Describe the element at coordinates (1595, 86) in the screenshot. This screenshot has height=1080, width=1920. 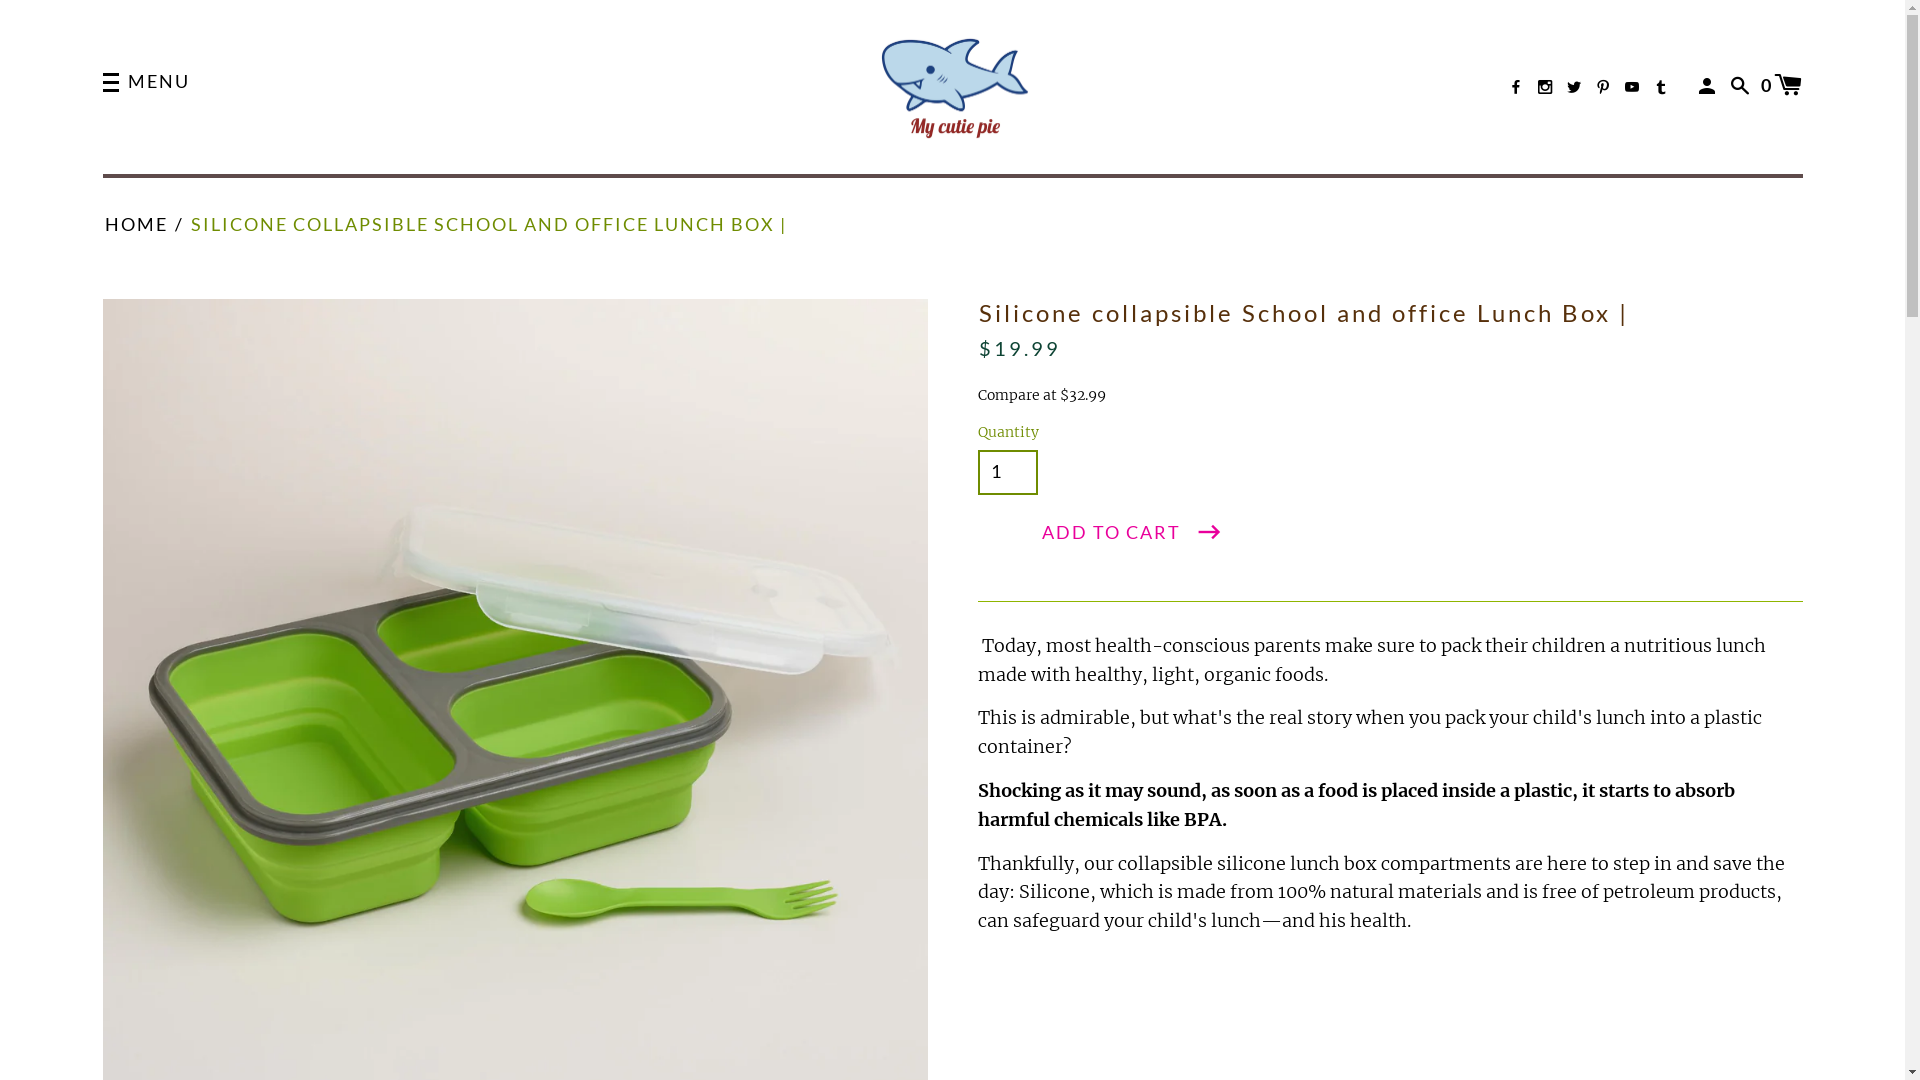
I see `'My Cutie Pie on Pinterest'` at that location.